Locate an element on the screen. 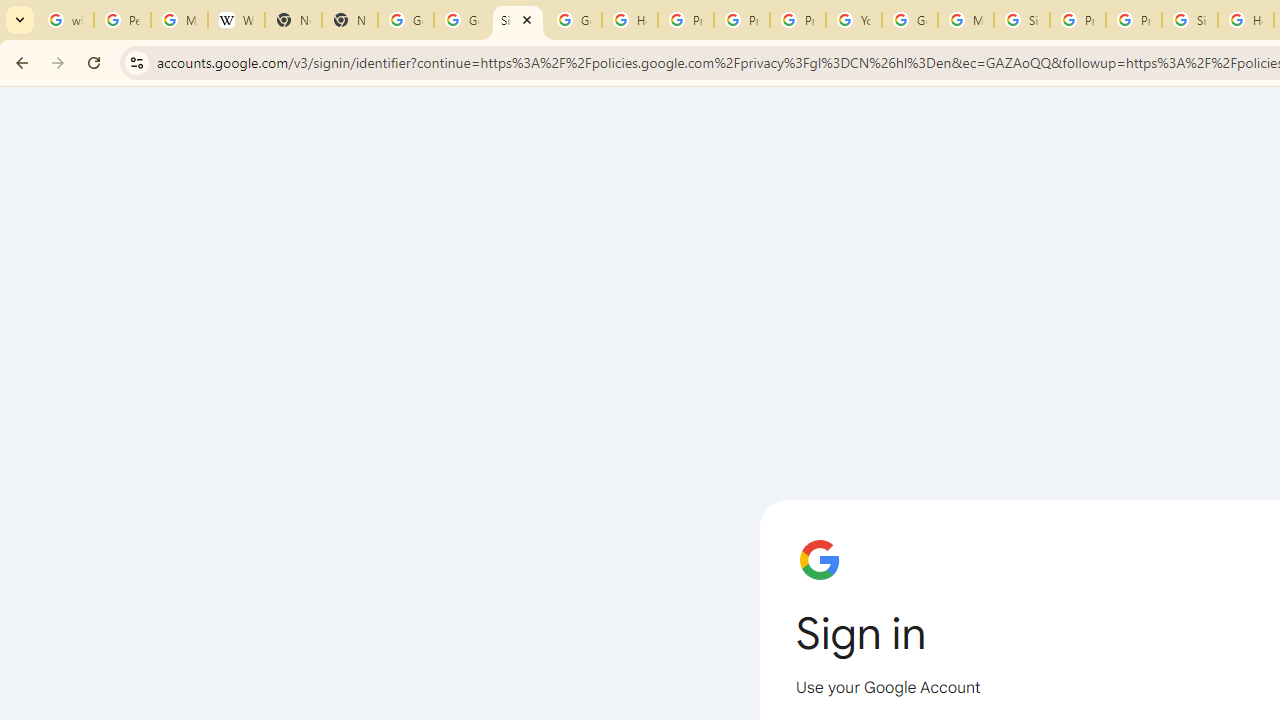 The height and width of the screenshot is (720, 1280). 'New Tab' is located at coordinates (350, 20).